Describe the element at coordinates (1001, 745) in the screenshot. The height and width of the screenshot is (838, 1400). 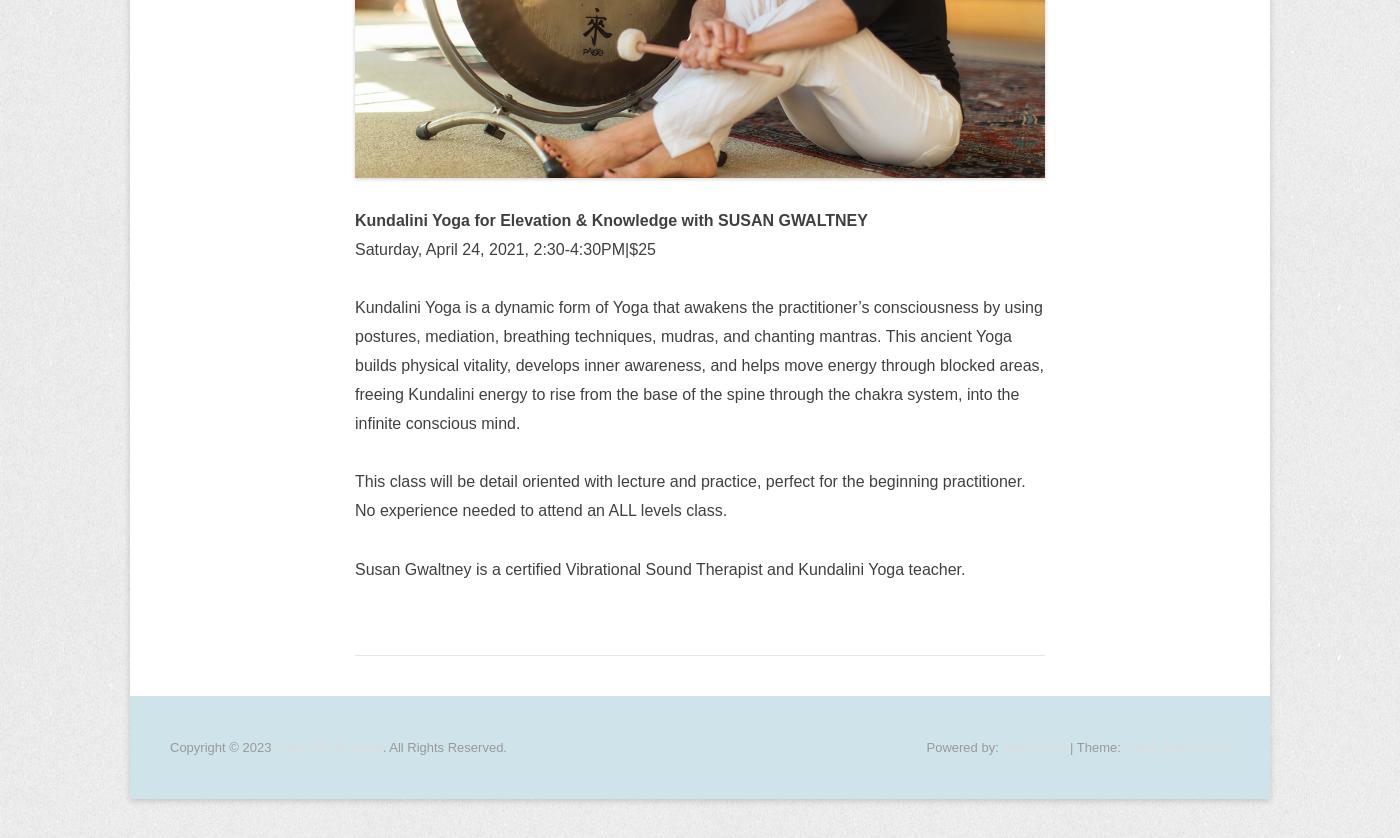
I see `'WordPress'` at that location.